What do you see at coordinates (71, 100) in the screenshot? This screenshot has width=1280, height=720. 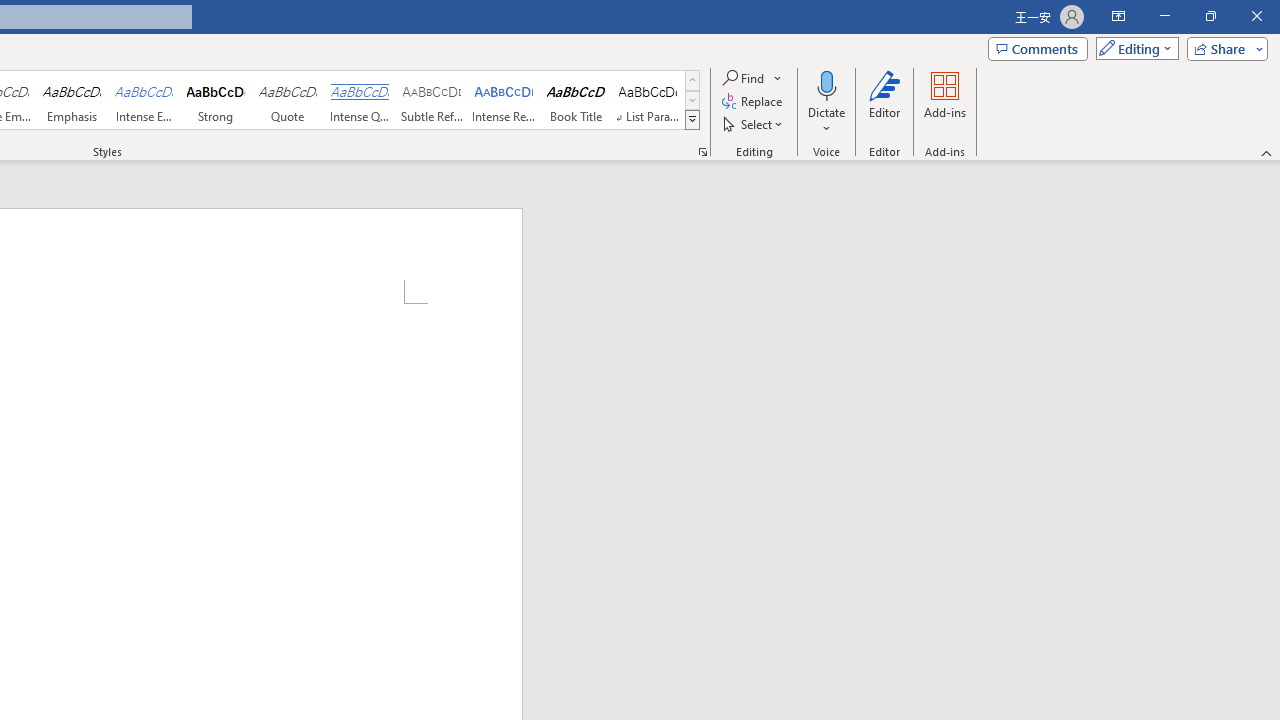 I see `'Emphasis'` at bounding box center [71, 100].